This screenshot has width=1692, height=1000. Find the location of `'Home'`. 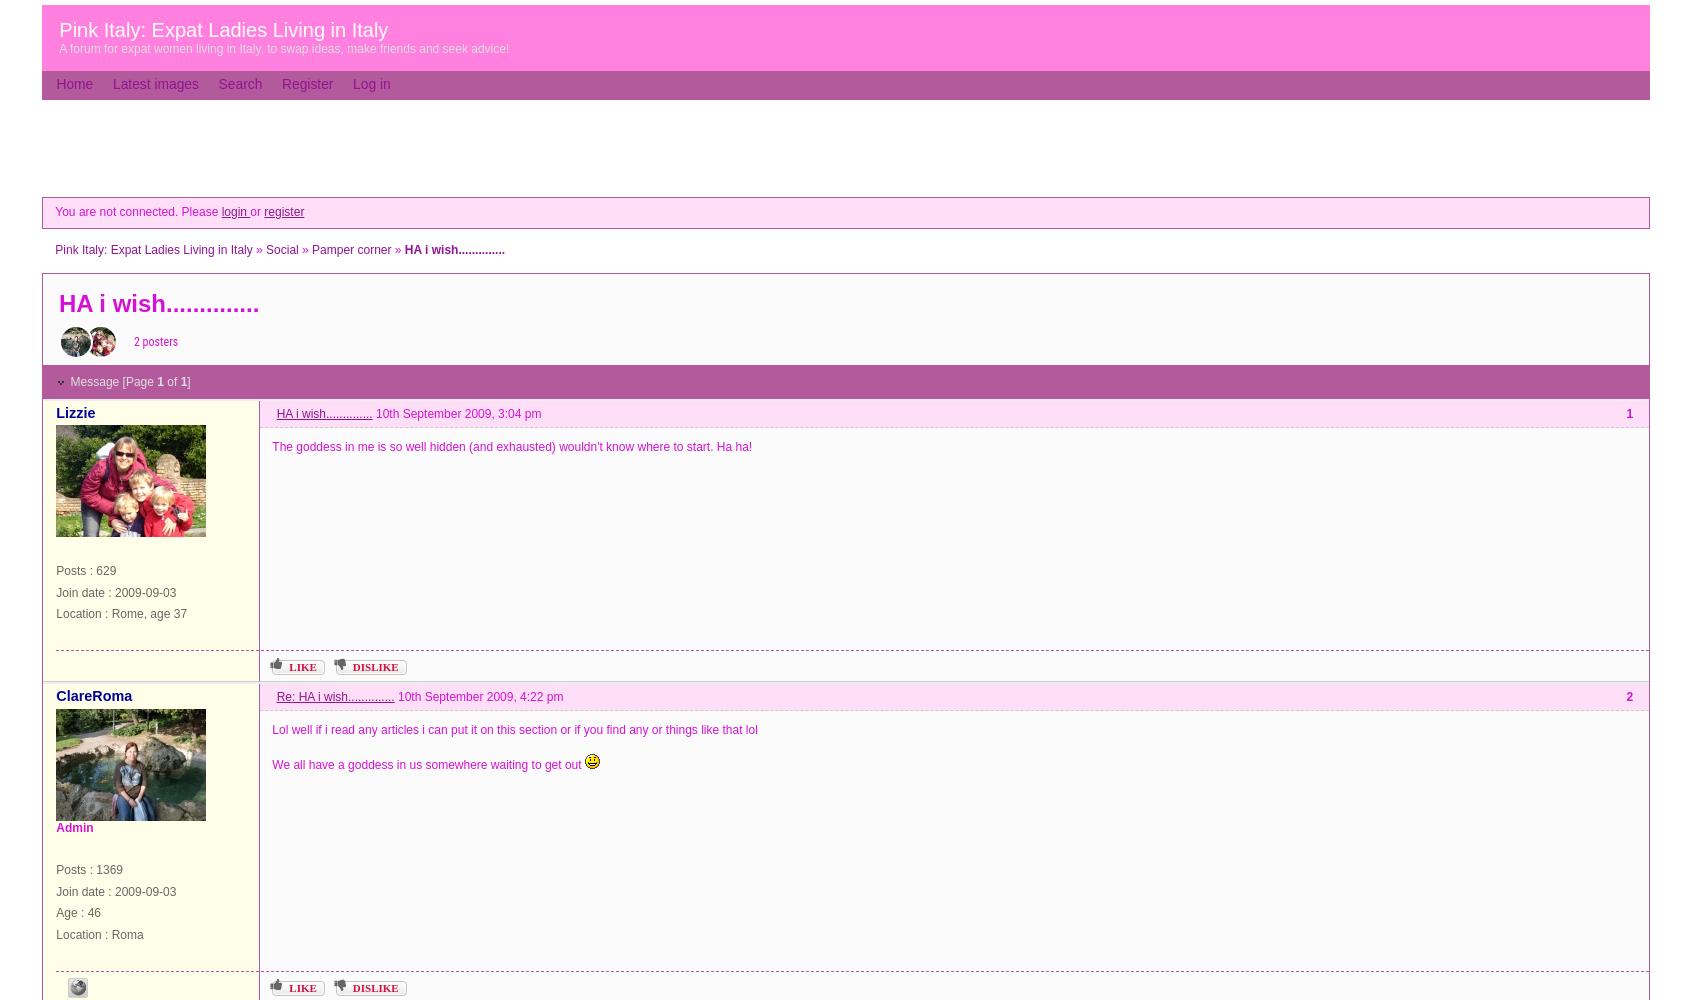

'Home' is located at coordinates (74, 82).